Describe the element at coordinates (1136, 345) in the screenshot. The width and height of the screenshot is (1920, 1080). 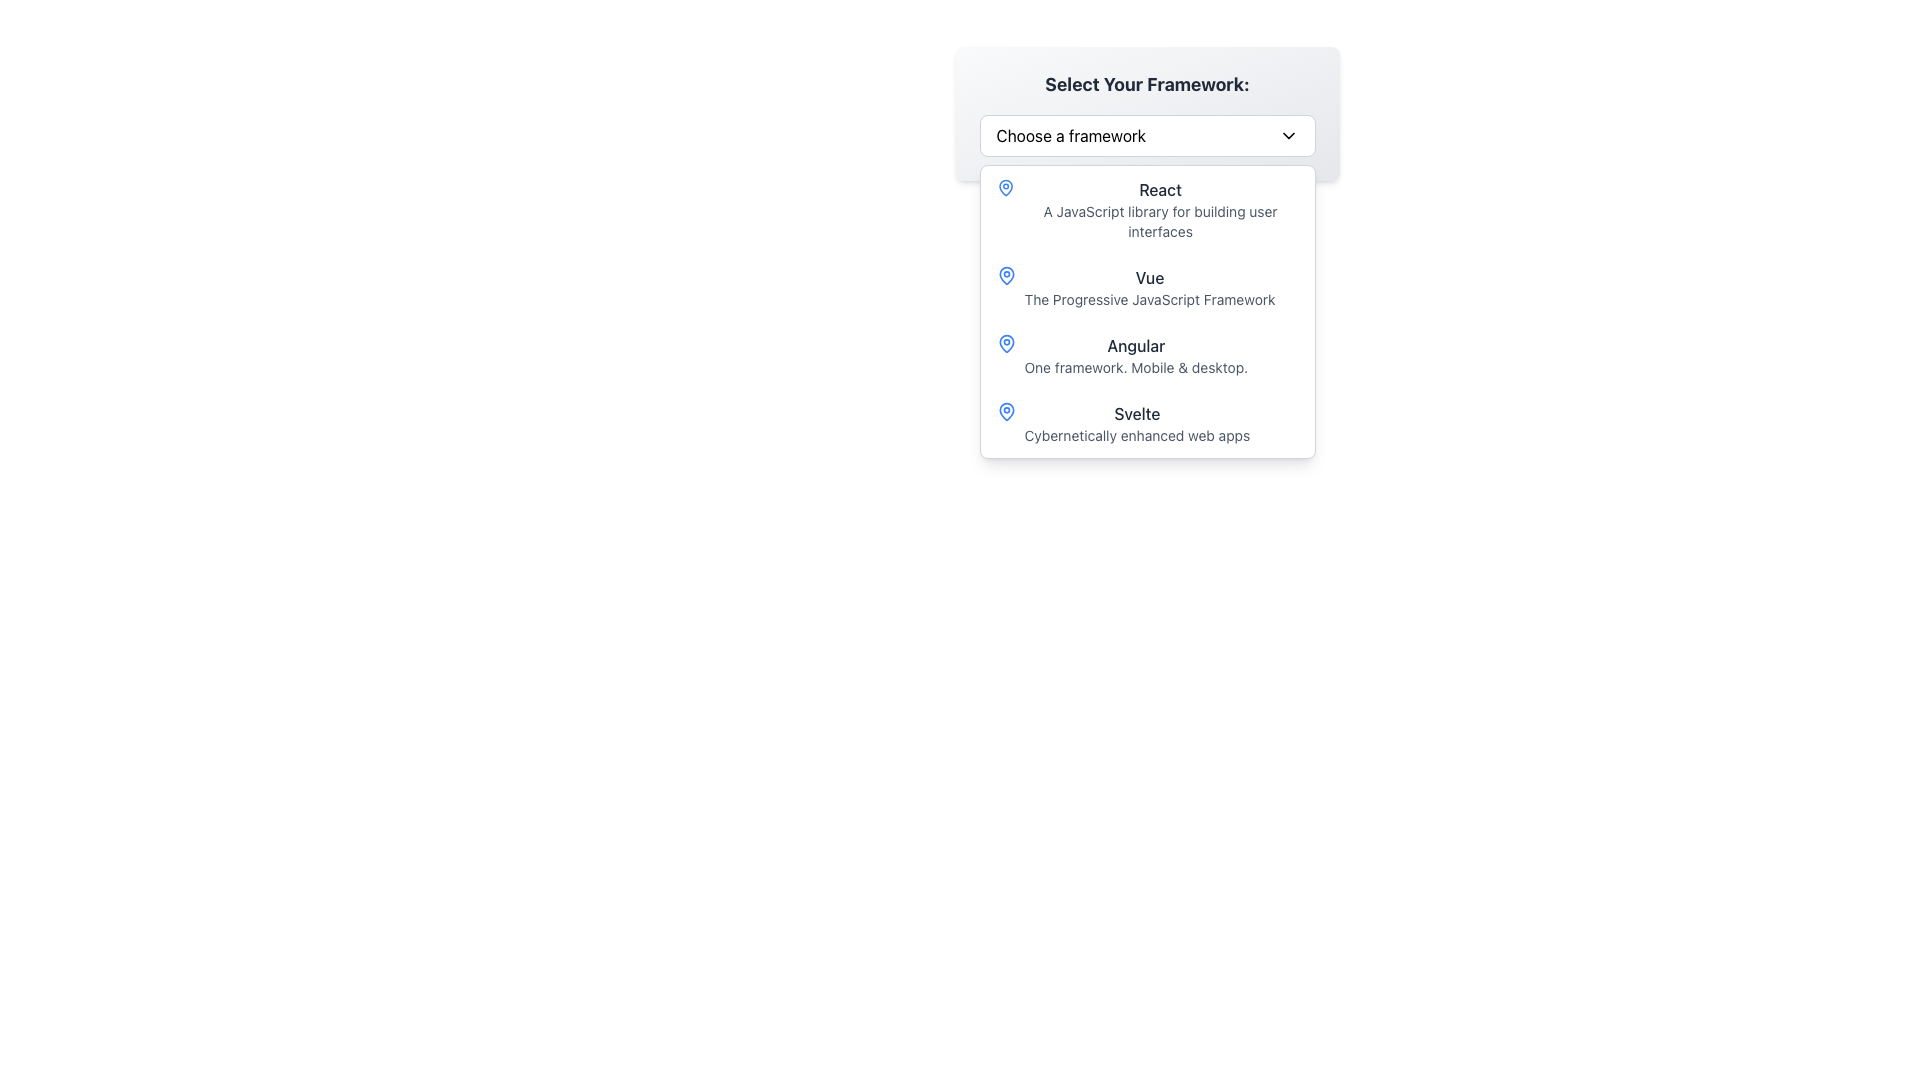
I see `the text label displaying the word 'Angular' in bold dark gray font, which is the first part of a two-line text group under the option 'Angular' in a pop-up framework selection menu` at that location.